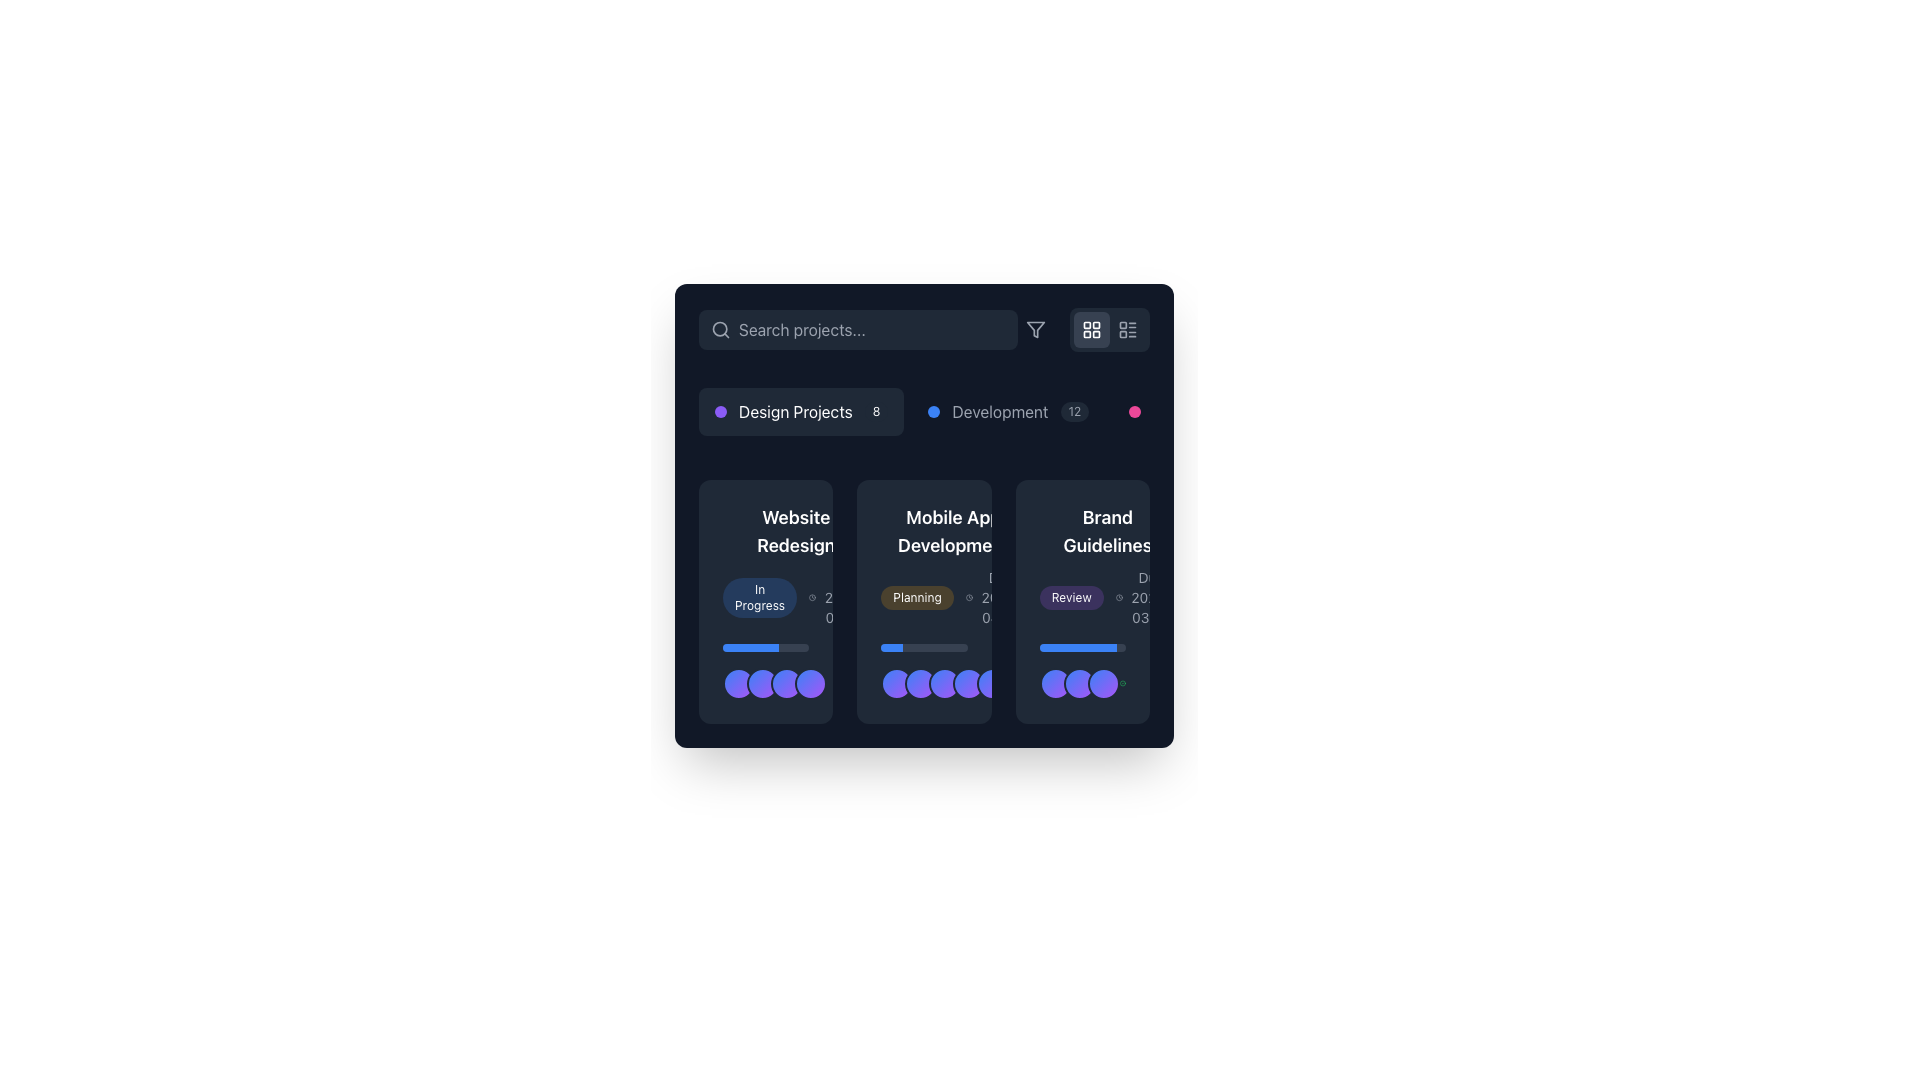  I want to click on the individual circular profile icons in the group of member indicators located within the 'Brand Guidelines' card, positioned at the bottom under the progress bar, so click(1081, 671).